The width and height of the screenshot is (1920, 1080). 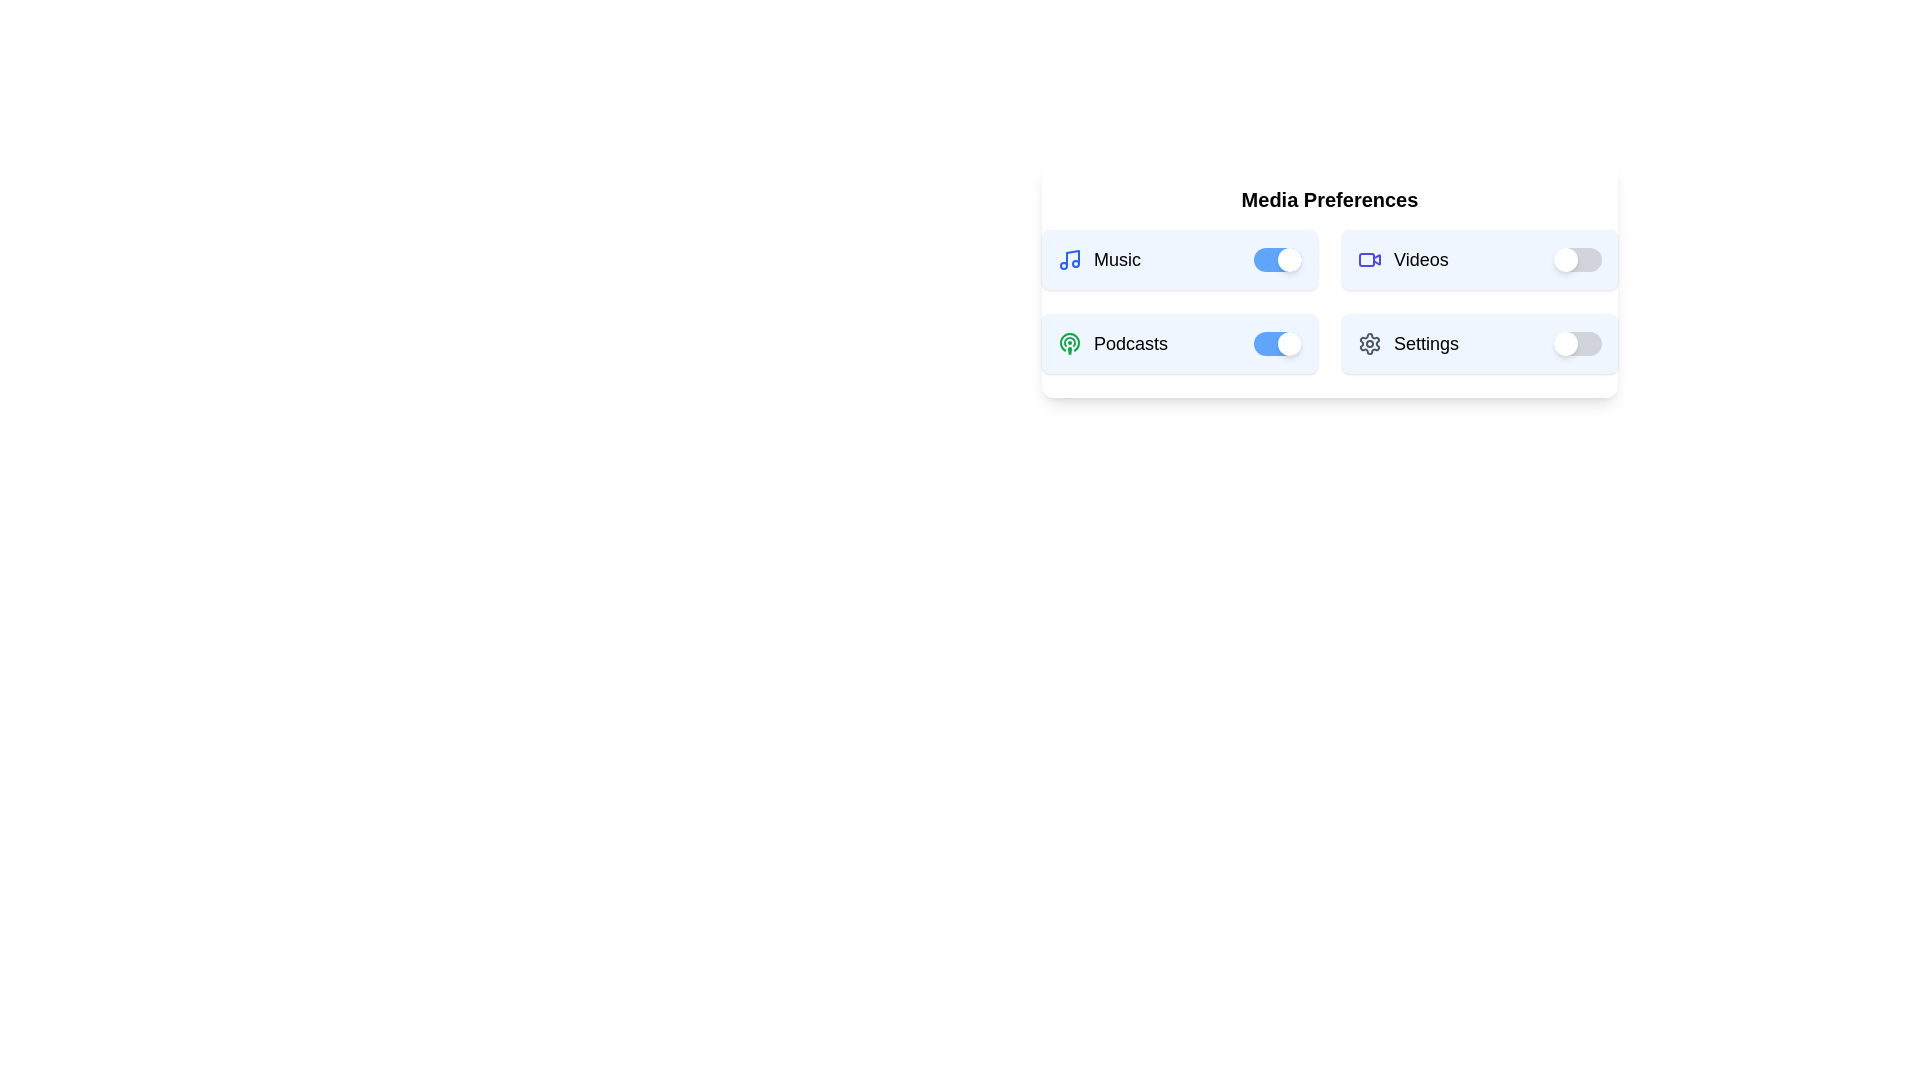 What do you see at coordinates (1401, 258) in the screenshot?
I see `the 'Videos' text` at bounding box center [1401, 258].